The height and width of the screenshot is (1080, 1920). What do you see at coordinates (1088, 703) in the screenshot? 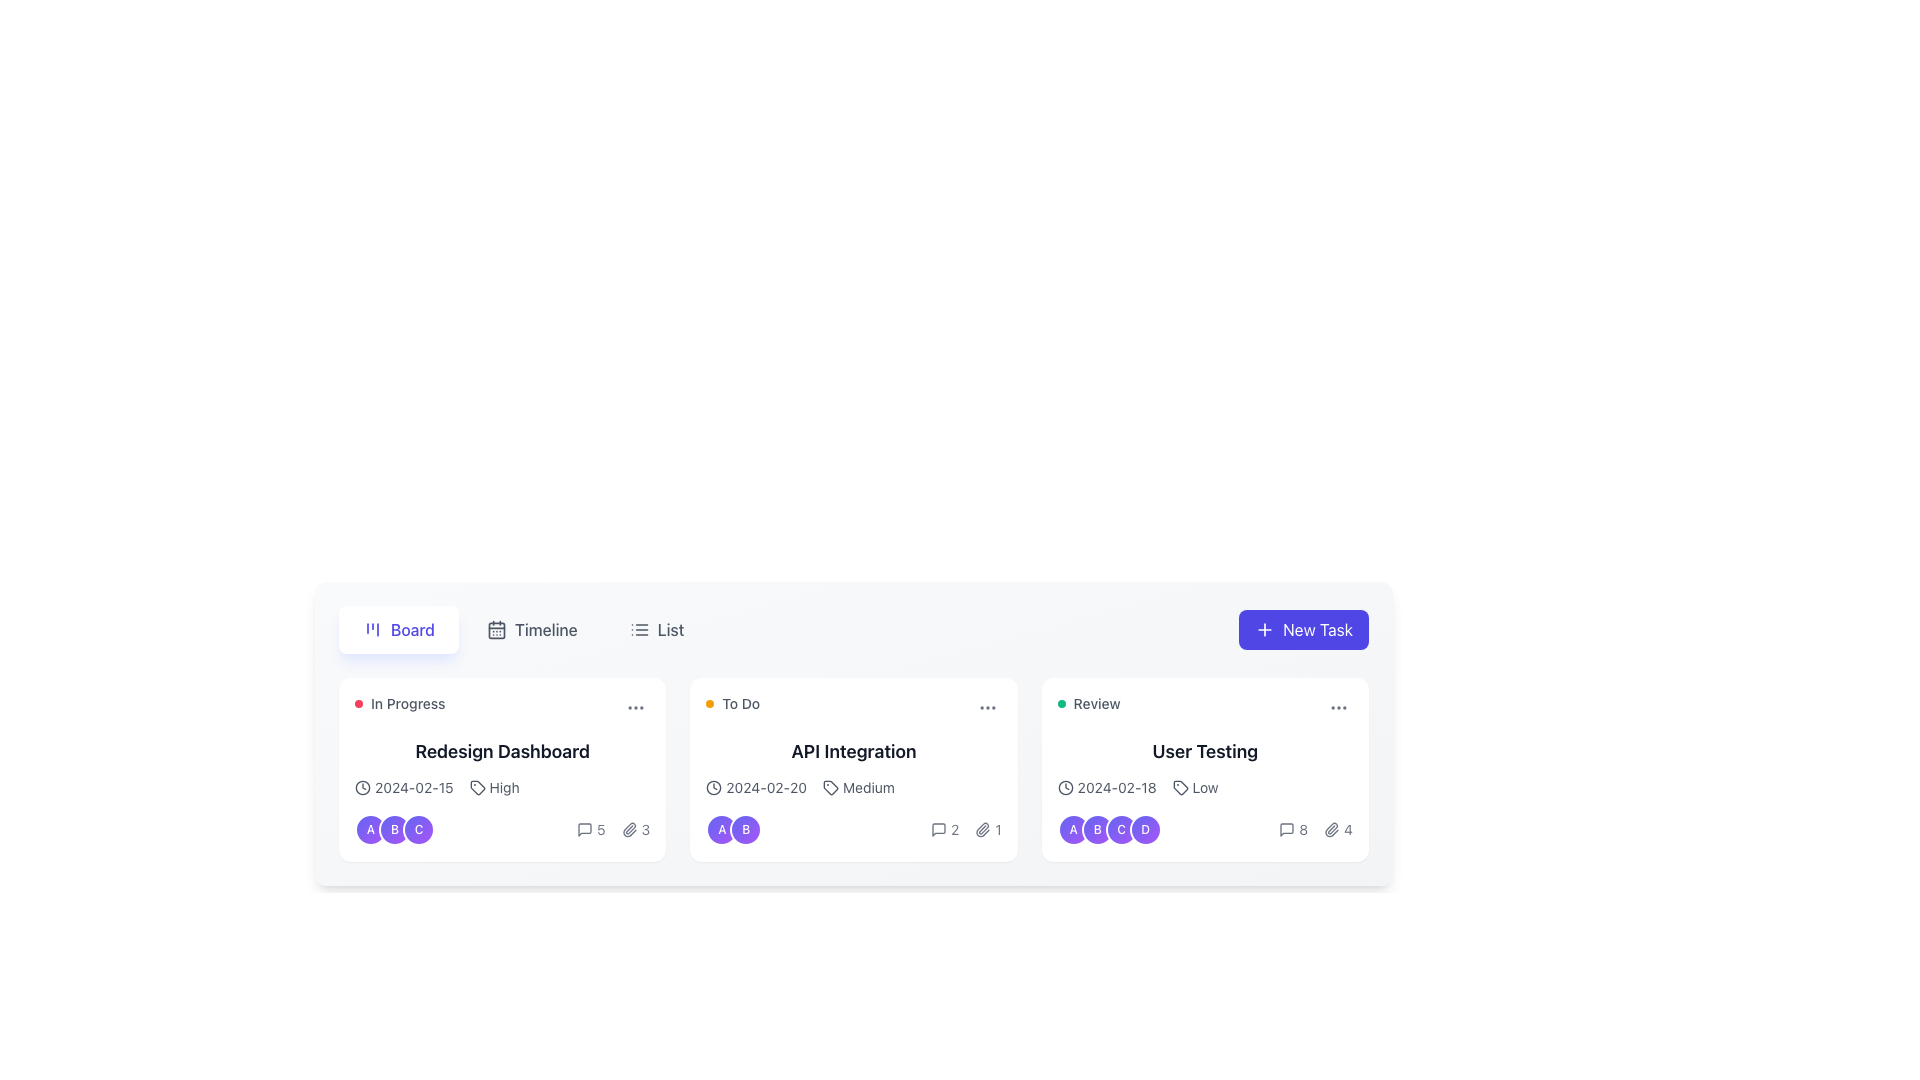
I see `the green circular indicator and 'Review' text label located in the top-left part of the 'User Testing' card for additional information` at bounding box center [1088, 703].